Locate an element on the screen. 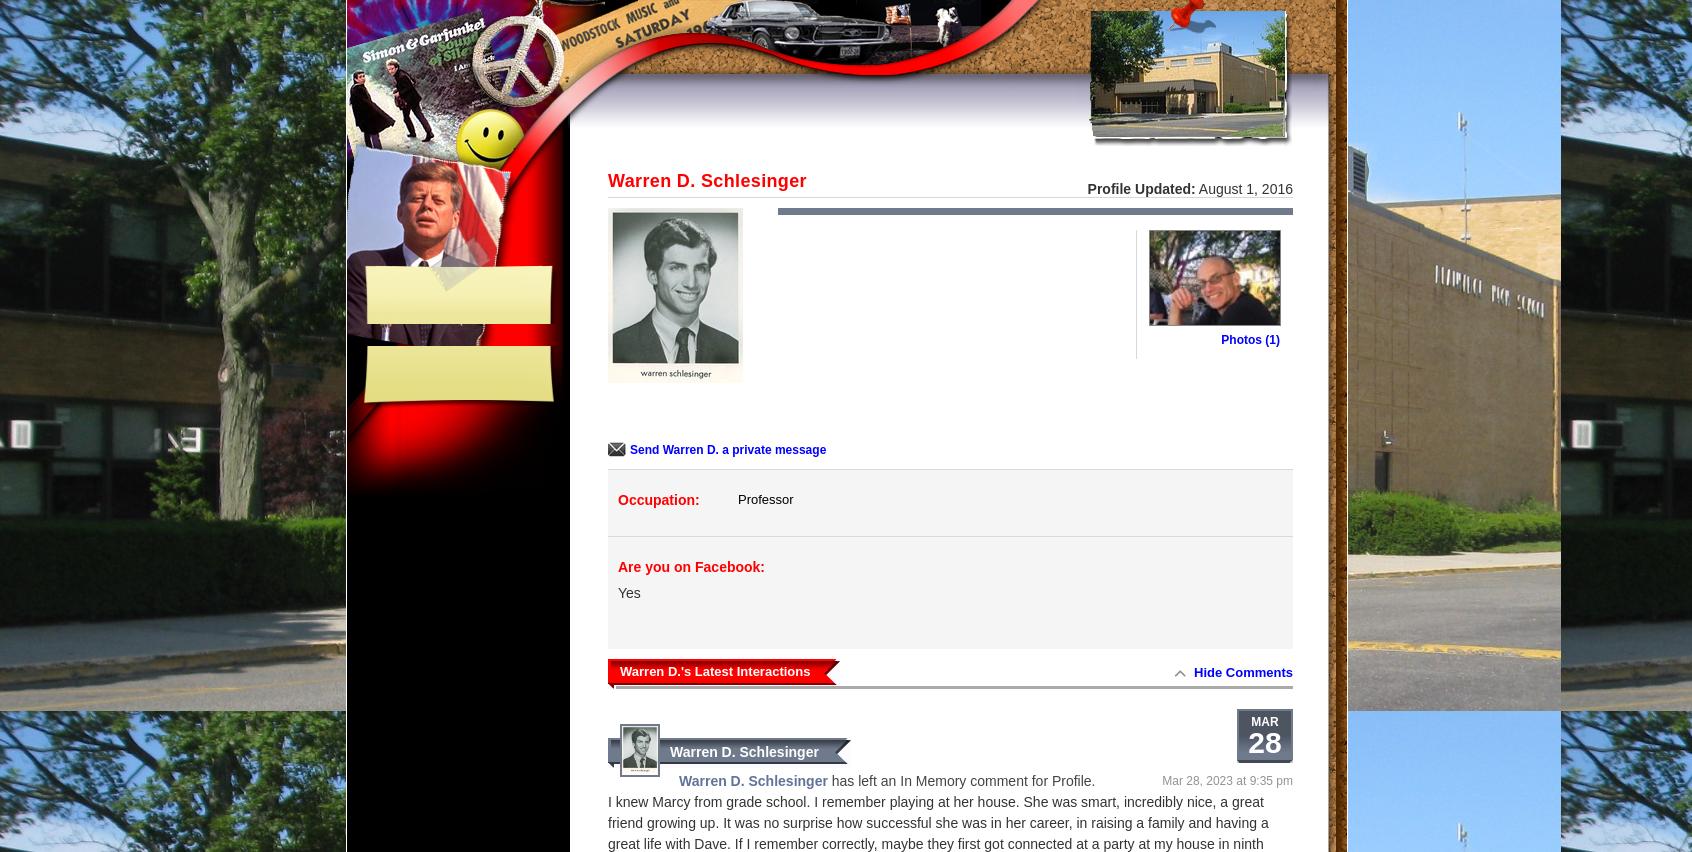 The image size is (1692, 852). 'Mar 28, 2023 at' is located at coordinates (1205, 781).